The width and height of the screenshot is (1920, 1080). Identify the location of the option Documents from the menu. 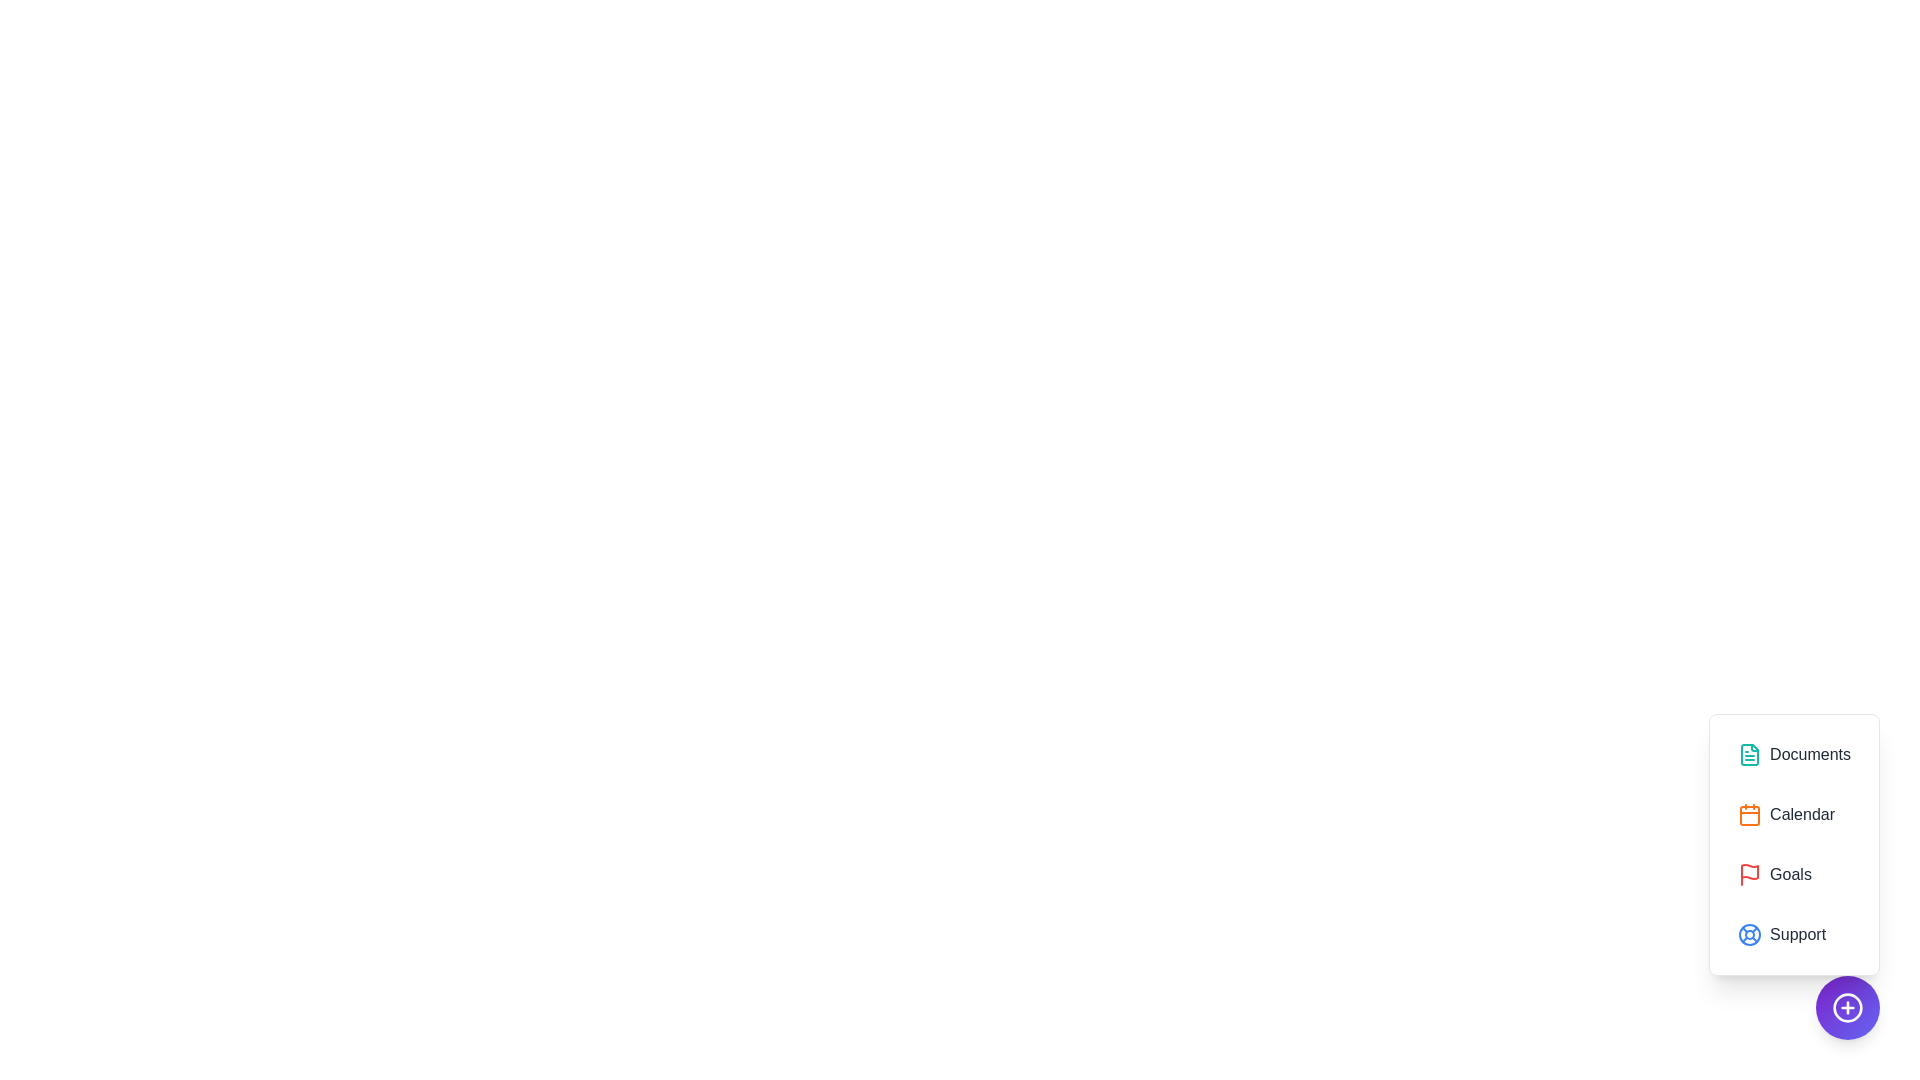
(1794, 755).